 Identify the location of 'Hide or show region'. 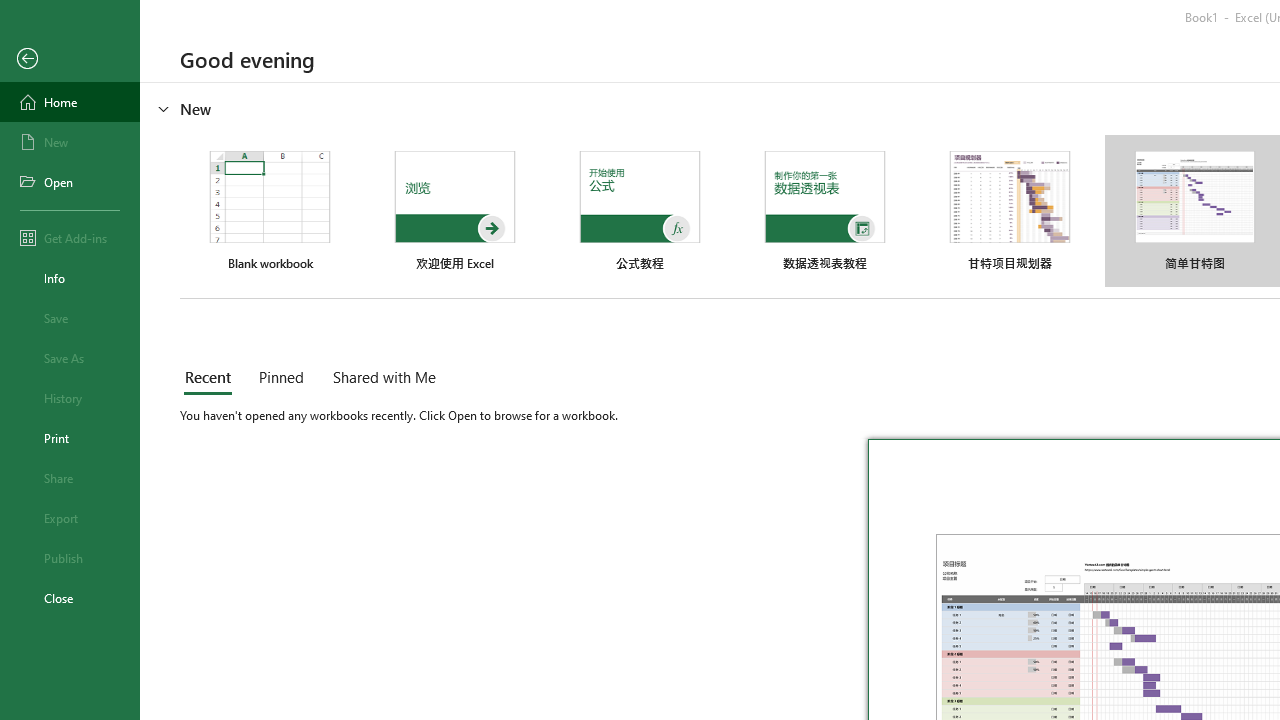
(164, 109).